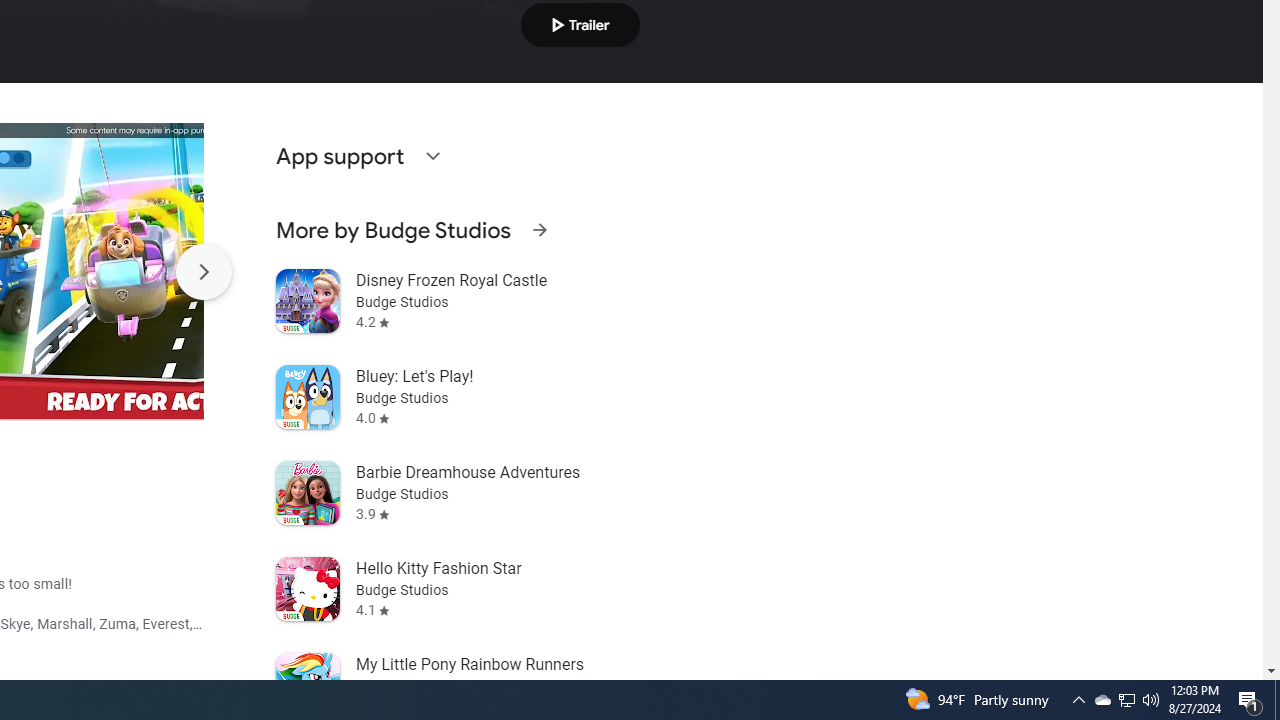  Describe the element at coordinates (431, 154) in the screenshot. I see `'Expand'` at that location.